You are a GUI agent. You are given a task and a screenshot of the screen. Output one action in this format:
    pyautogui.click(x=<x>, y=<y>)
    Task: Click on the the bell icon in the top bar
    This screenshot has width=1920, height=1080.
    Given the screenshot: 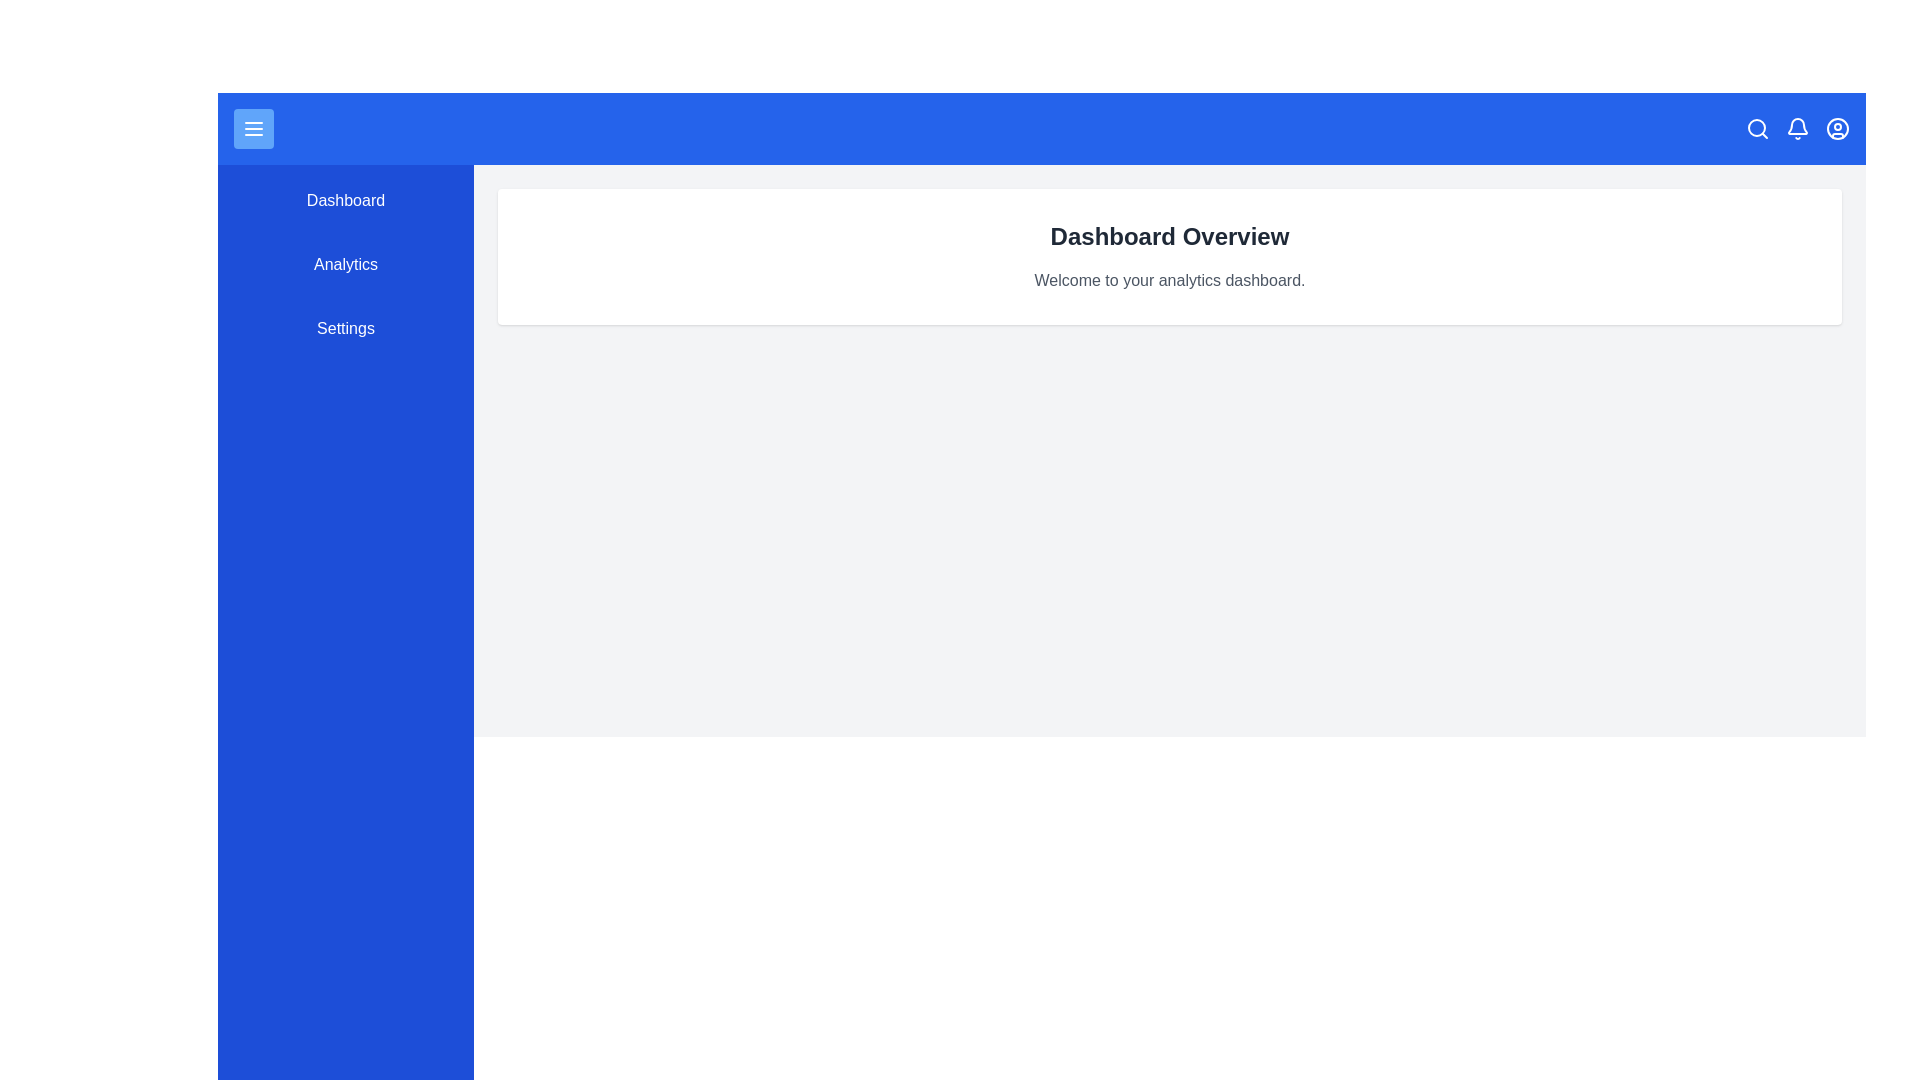 What is the action you would take?
    pyautogui.click(x=1798, y=128)
    